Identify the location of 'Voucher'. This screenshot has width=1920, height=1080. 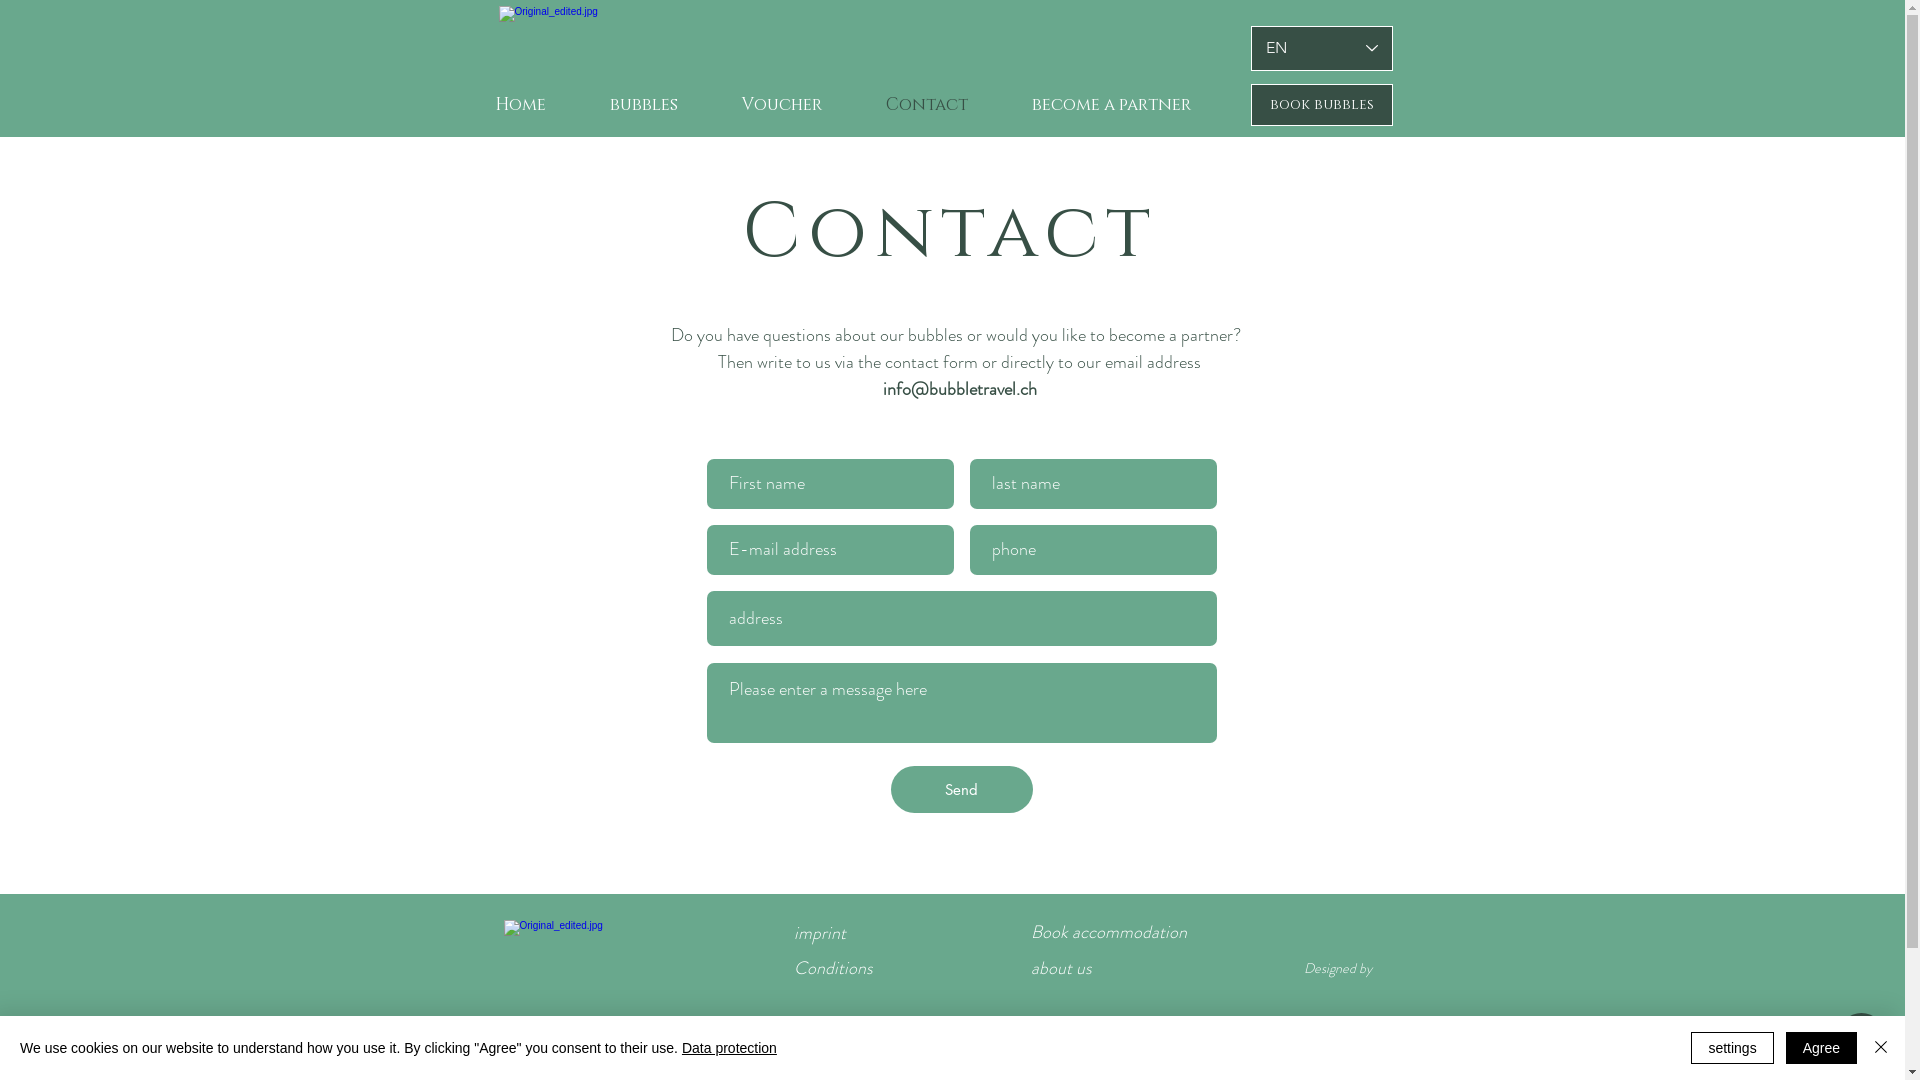
(781, 104).